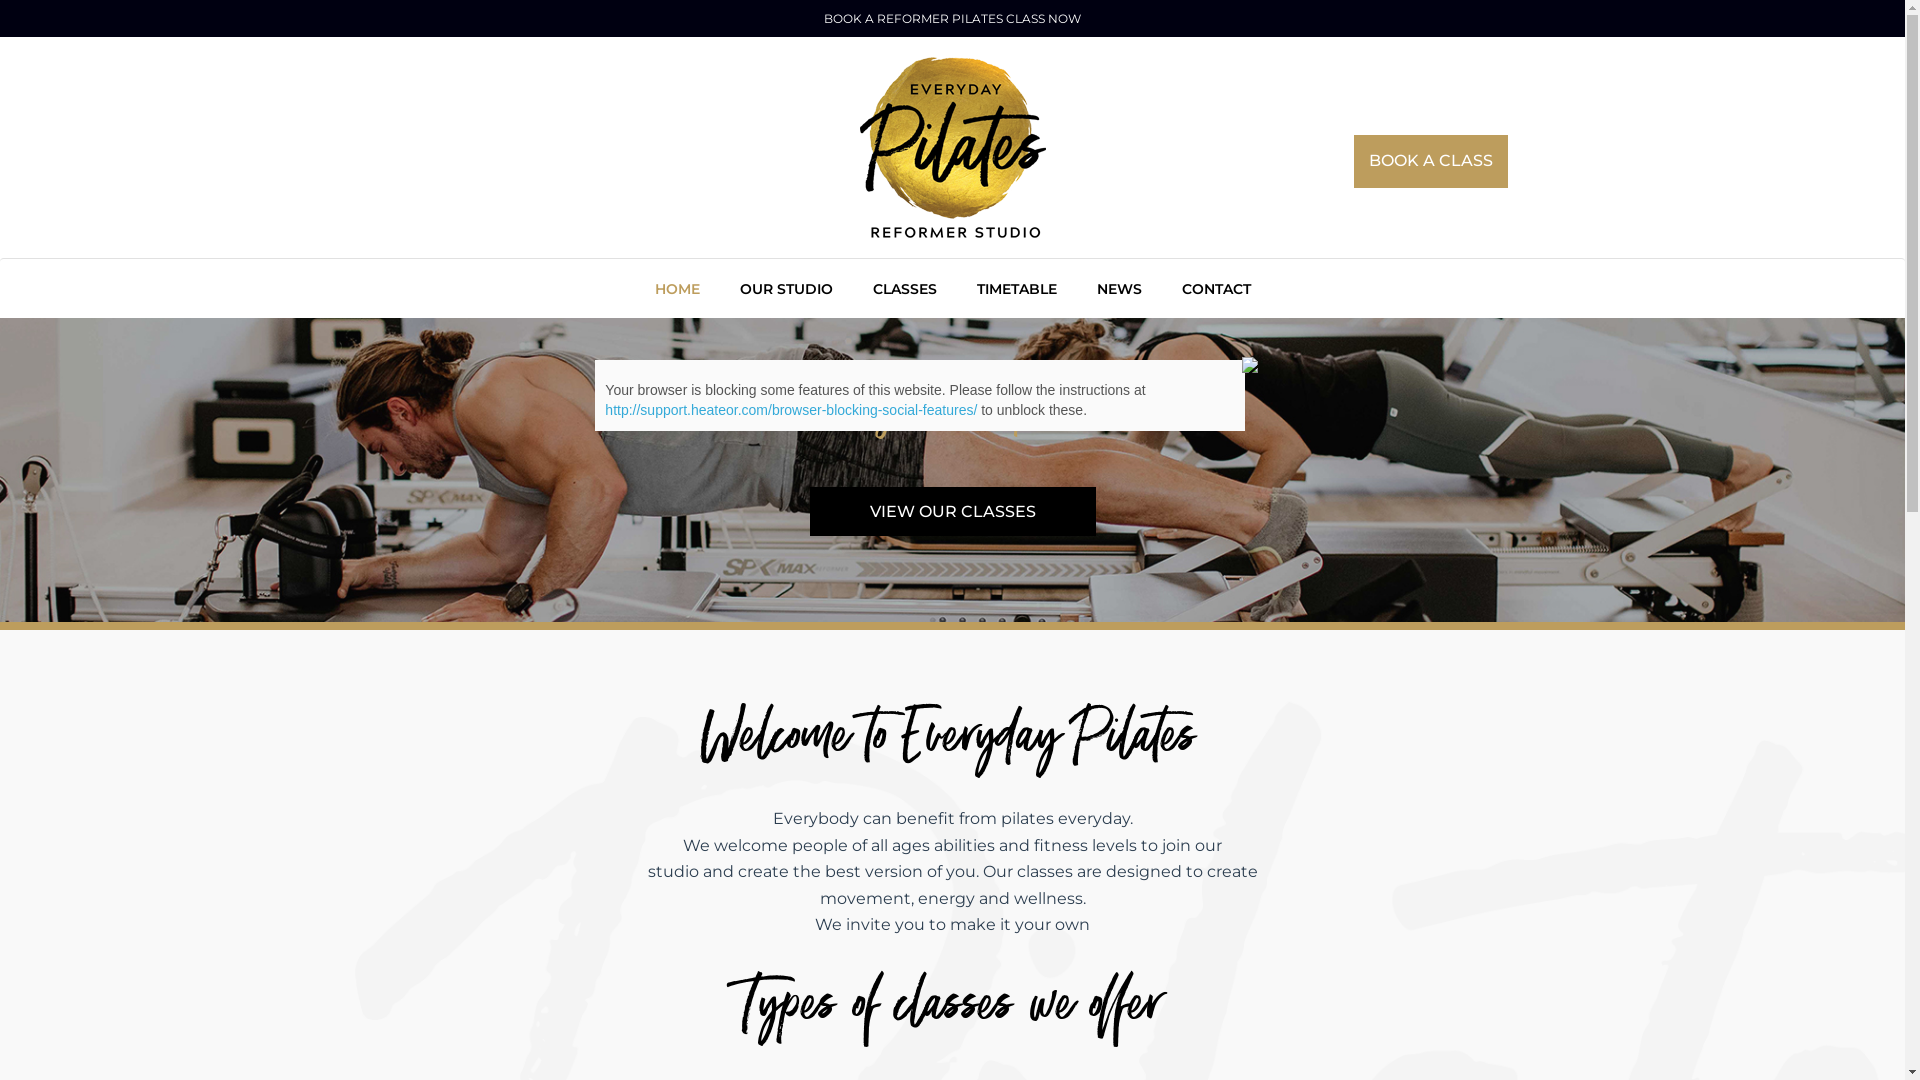  Describe the element at coordinates (676, 285) in the screenshot. I see `'HOME'` at that location.